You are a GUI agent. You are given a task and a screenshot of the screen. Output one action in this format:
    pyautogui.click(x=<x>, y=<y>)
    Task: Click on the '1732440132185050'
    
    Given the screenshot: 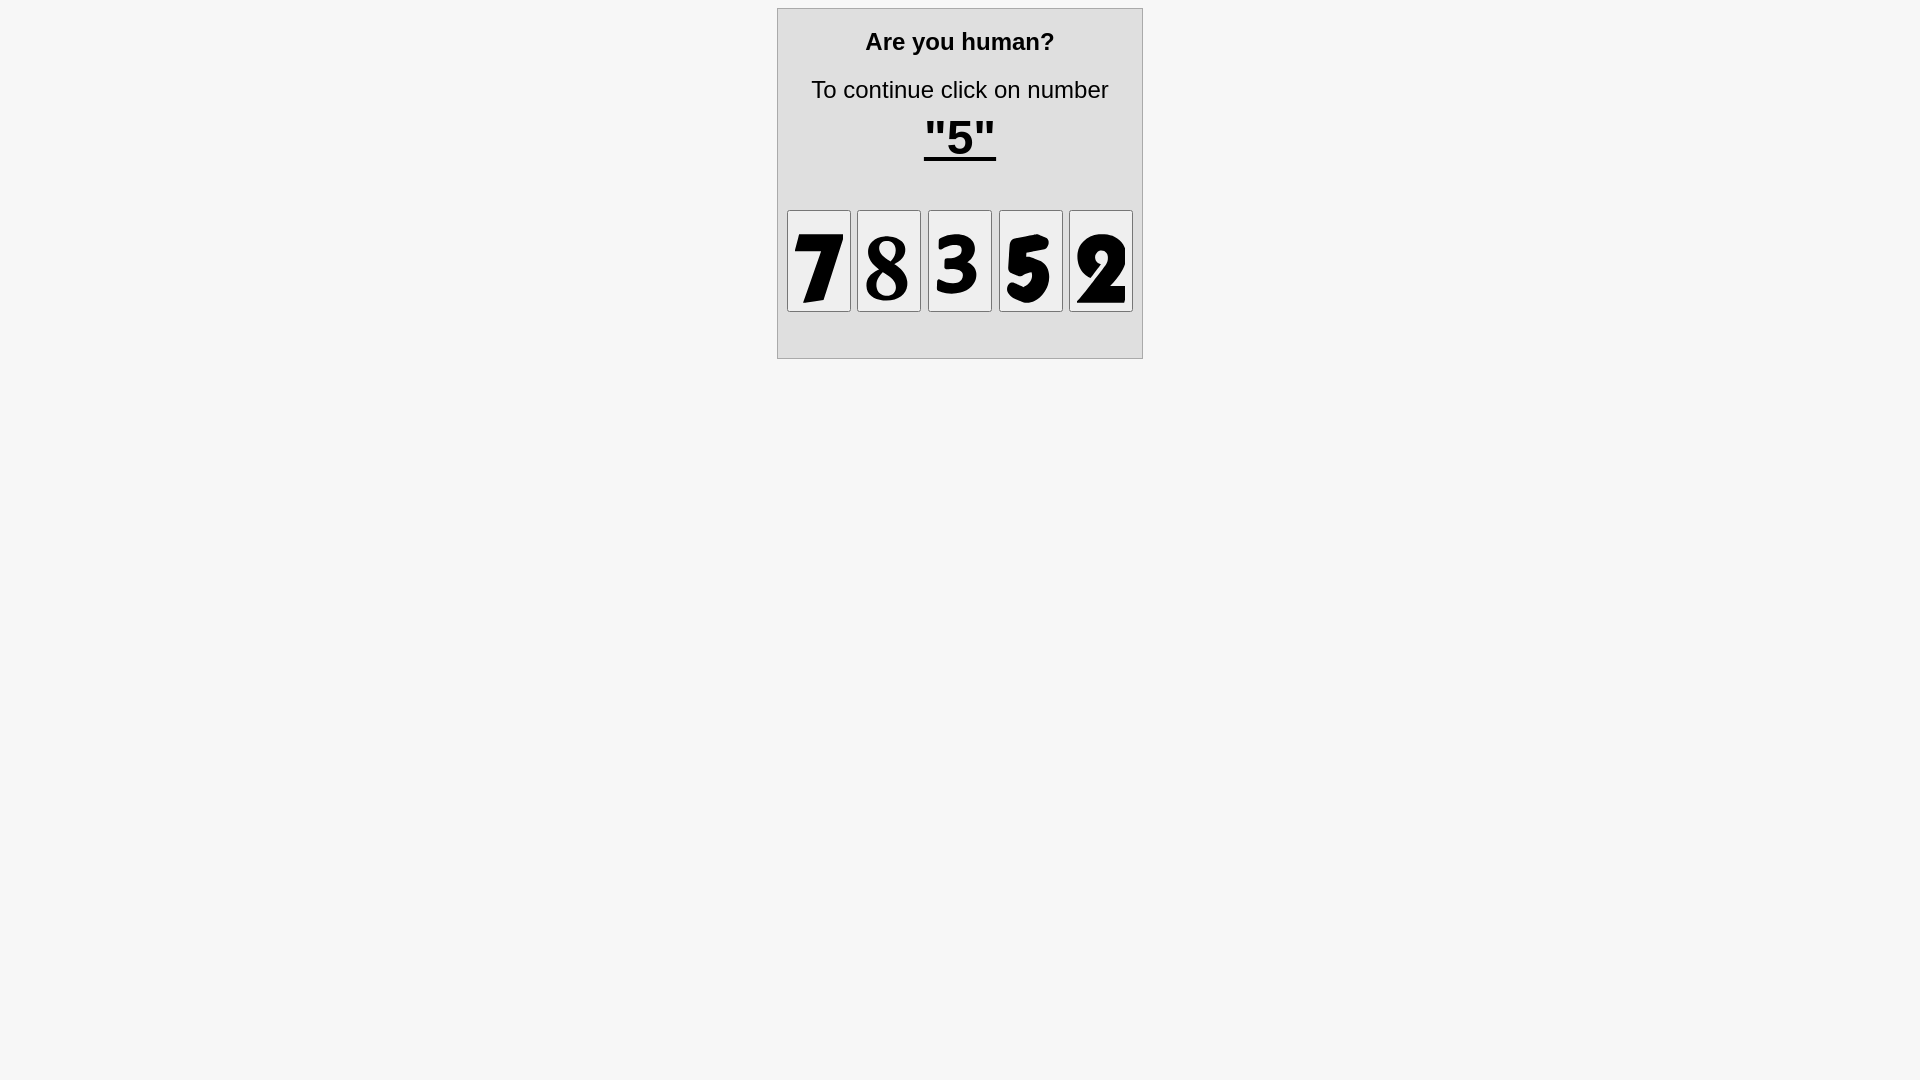 What is the action you would take?
    pyautogui.click(x=857, y=260)
    